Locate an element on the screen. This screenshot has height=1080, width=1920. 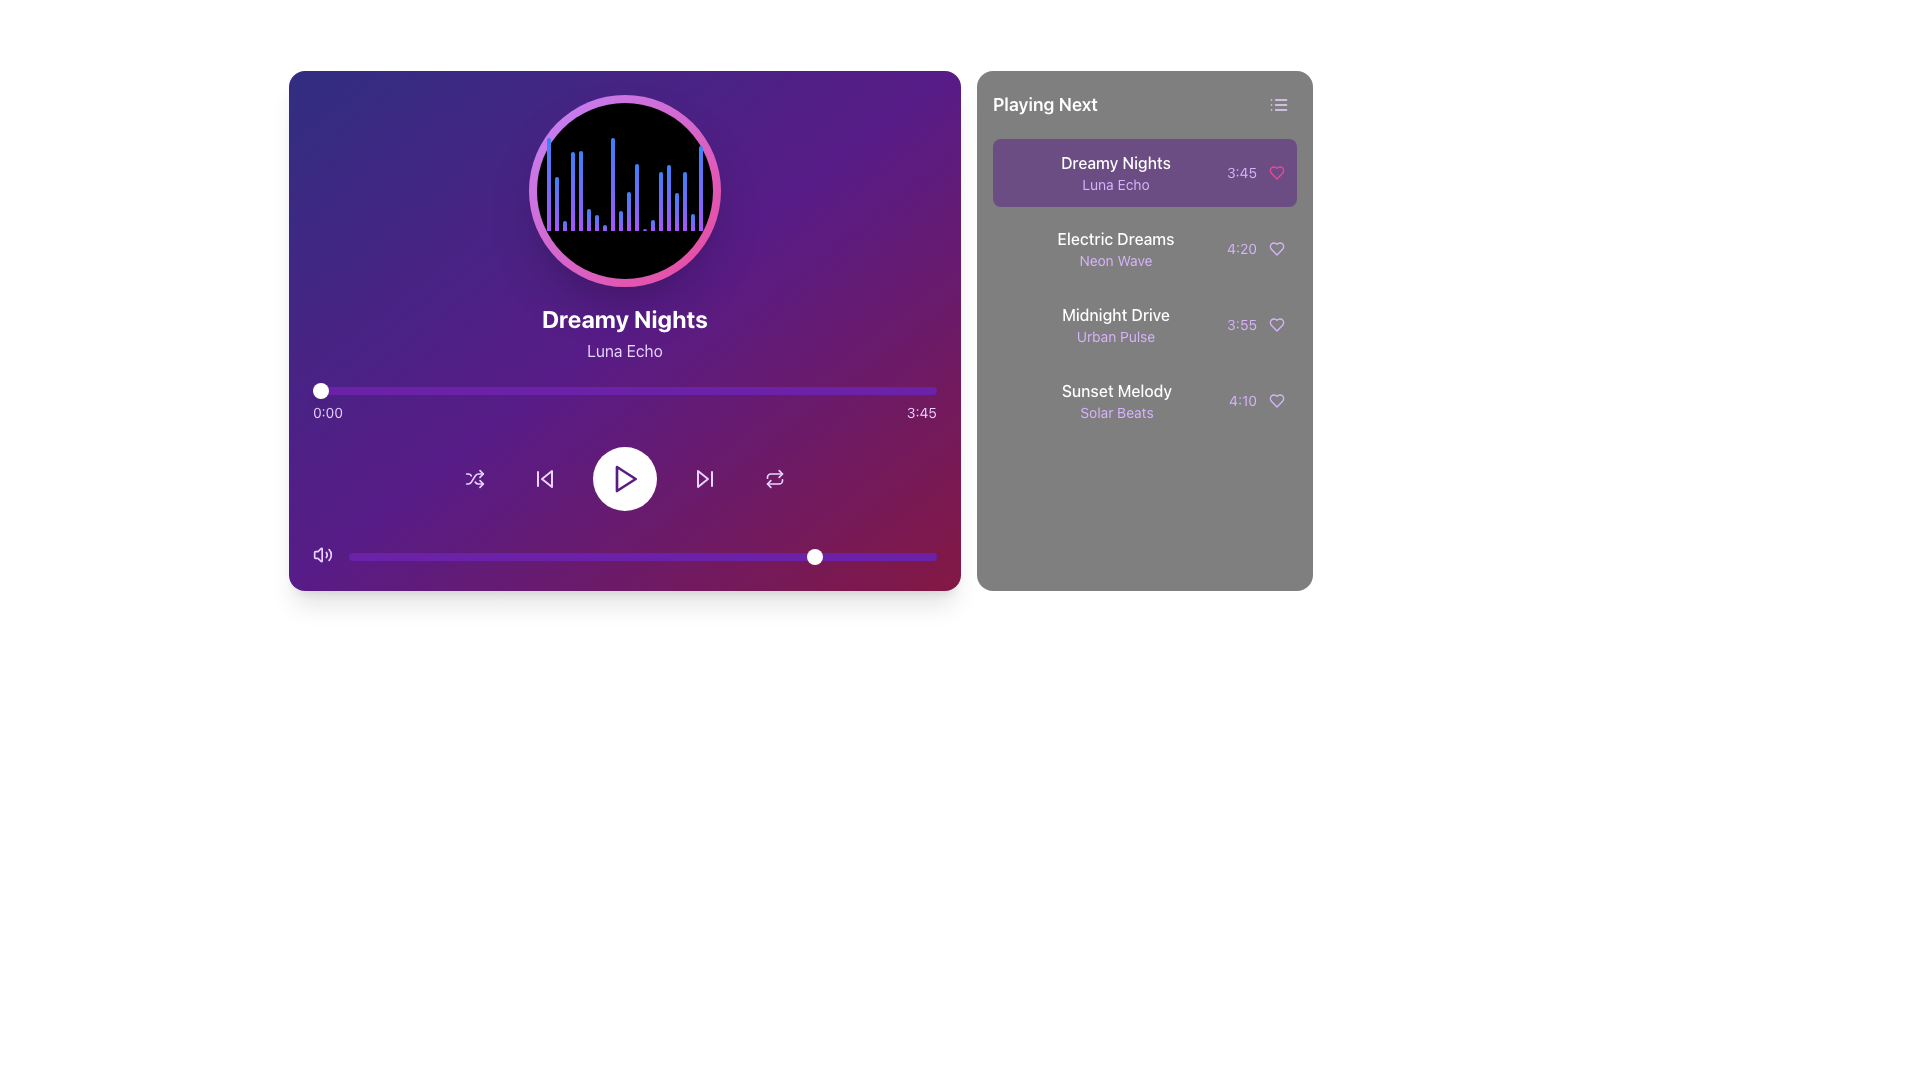
the heart-shaped pink icon located in the 'Playing Next' section, to the right of the timestamp '3:45' and within the highlighted item 'Dreamy Nights' is located at coordinates (1275, 172).